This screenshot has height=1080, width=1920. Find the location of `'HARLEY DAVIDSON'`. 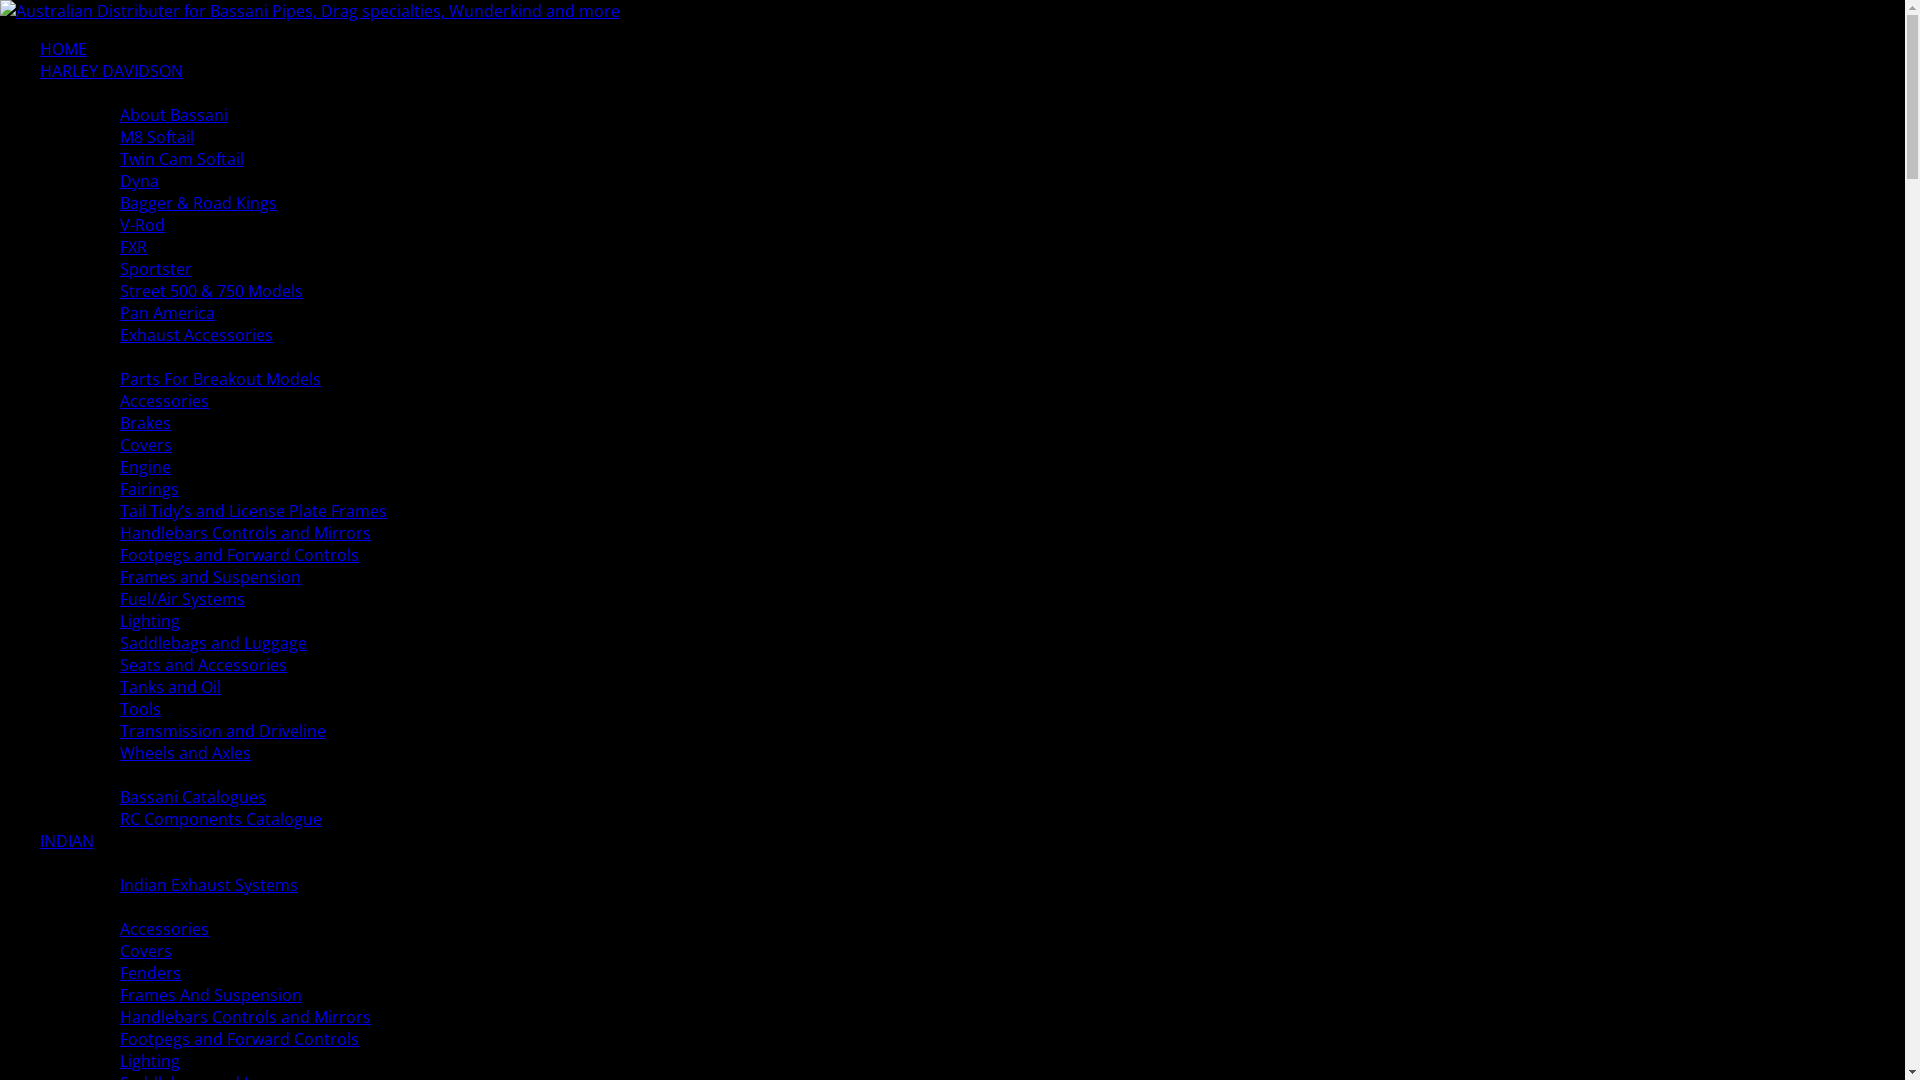

'HARLEY DAVIDSON' is located at coordinates (110, 69).